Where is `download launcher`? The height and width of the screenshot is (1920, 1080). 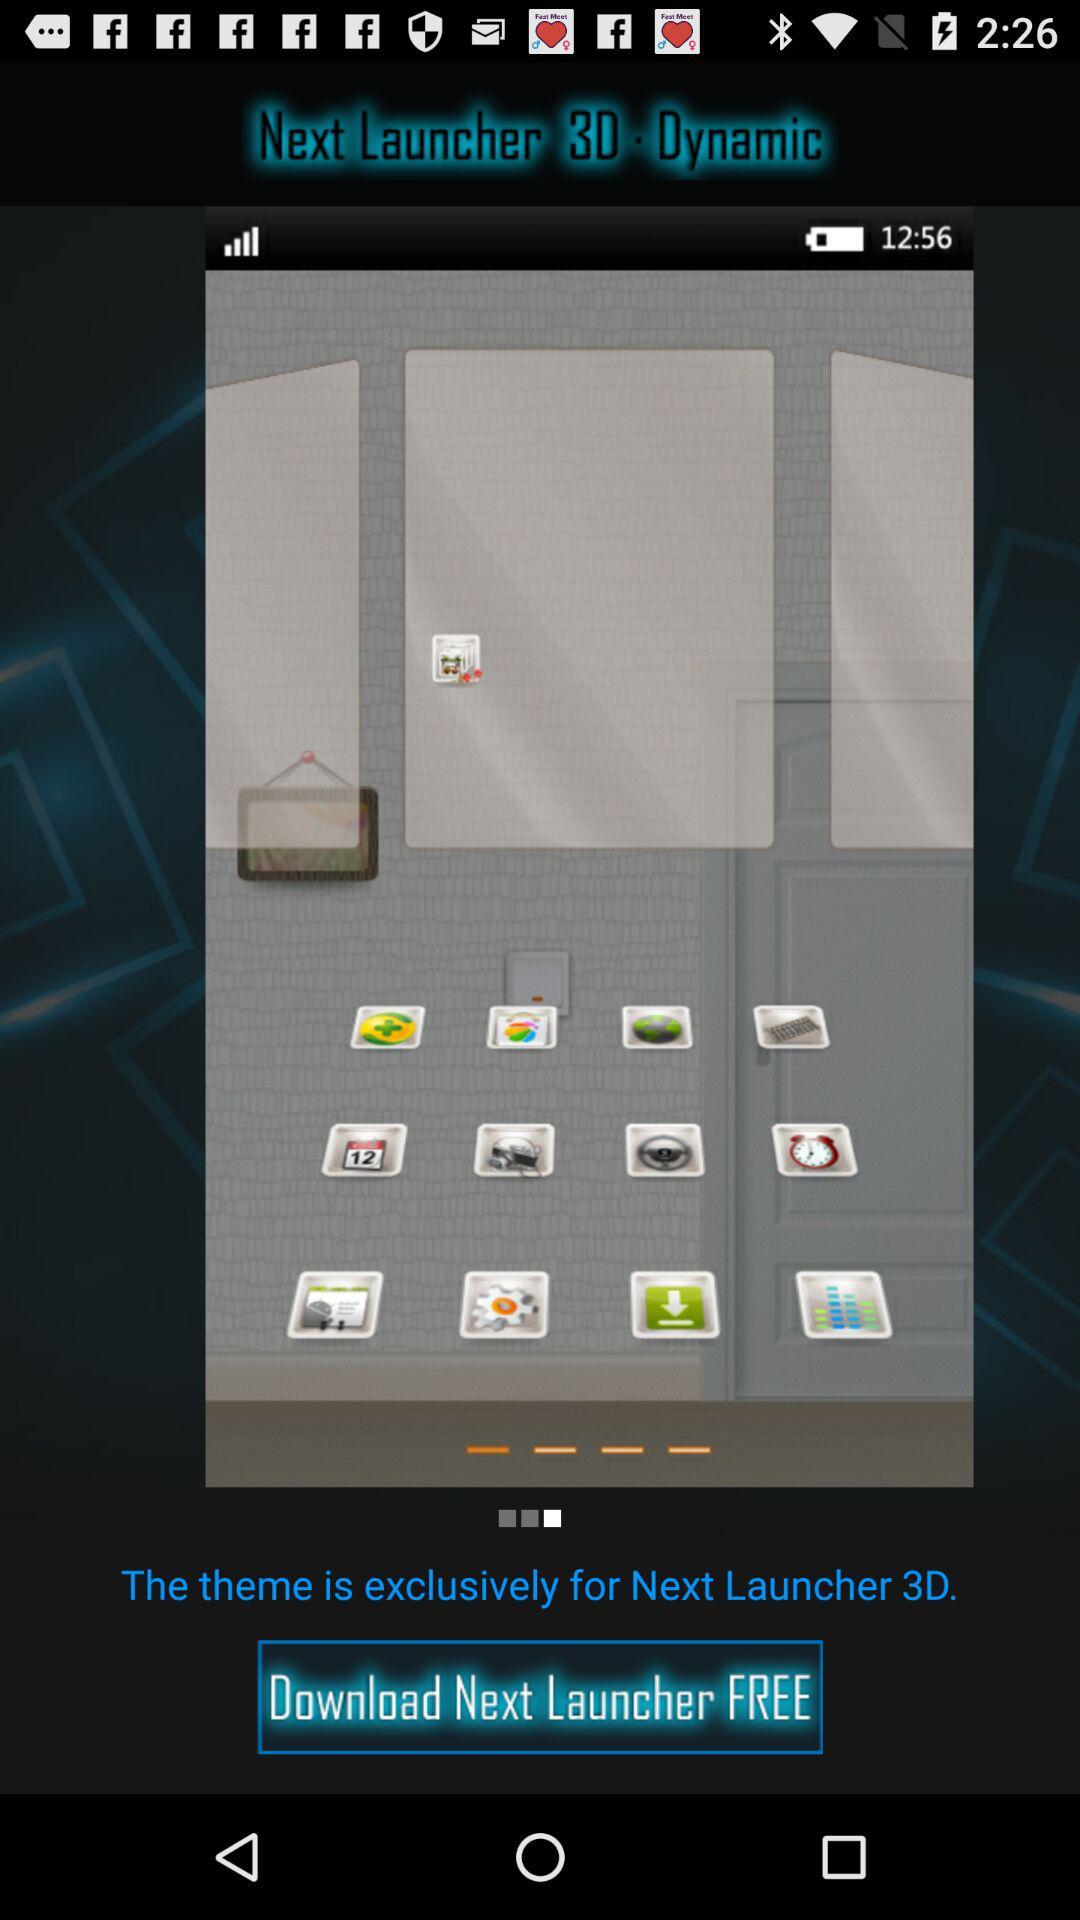 download launcher is located at coordinates (540, 1696).